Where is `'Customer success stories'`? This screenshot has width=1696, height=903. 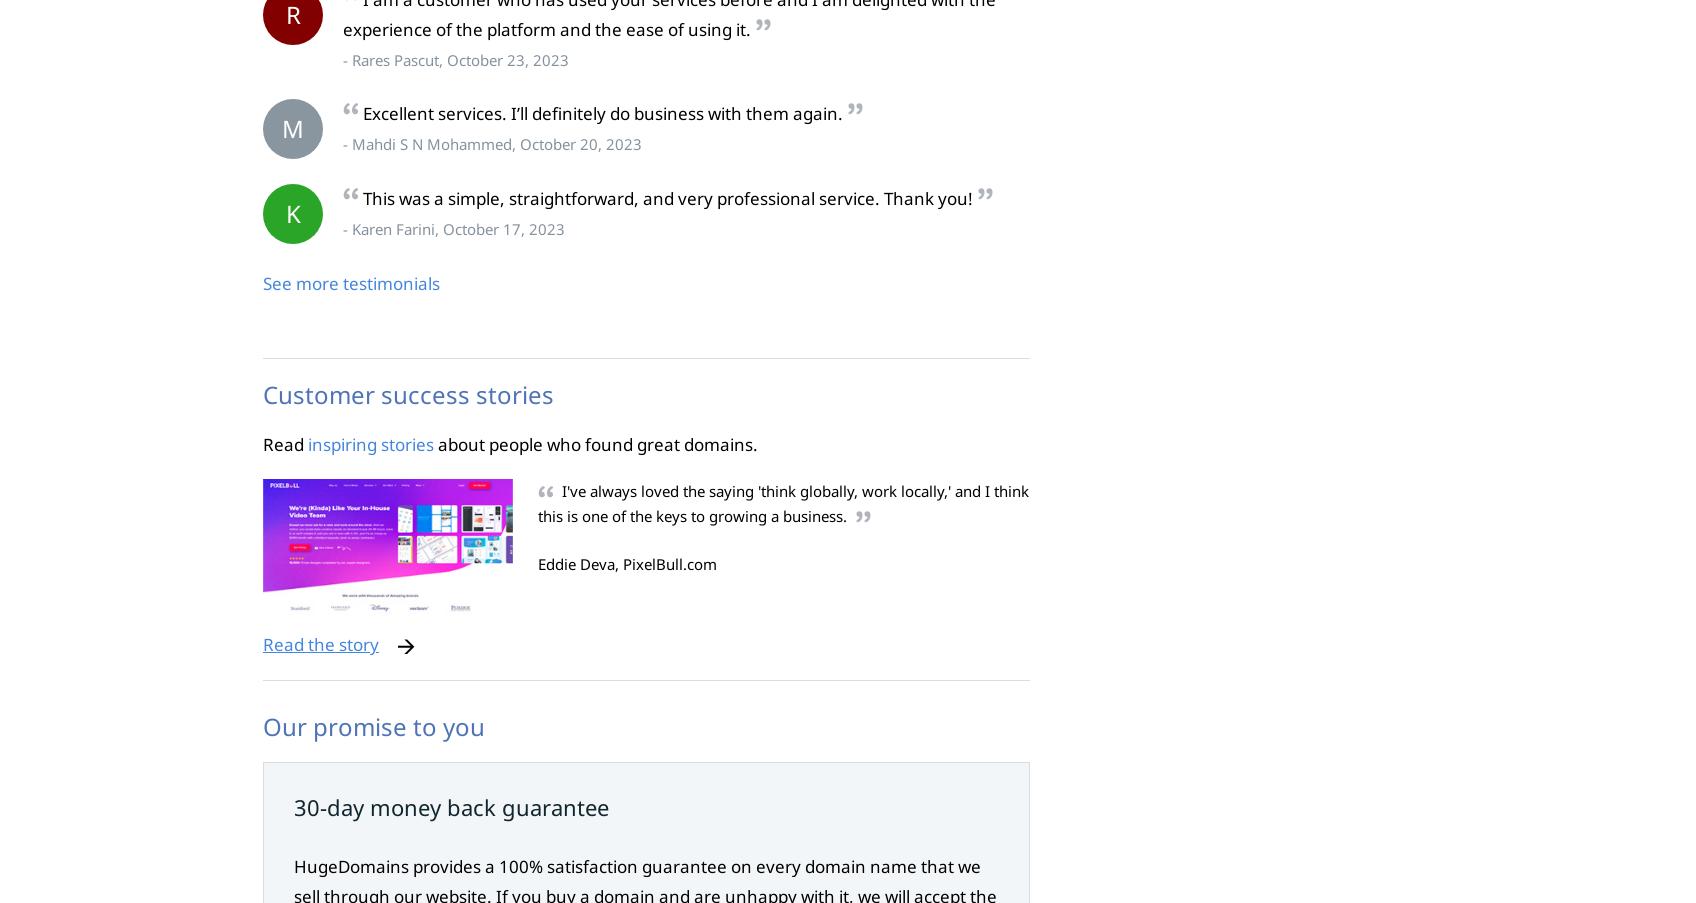 'Customer success stories' is located at coordinates (262, 392).